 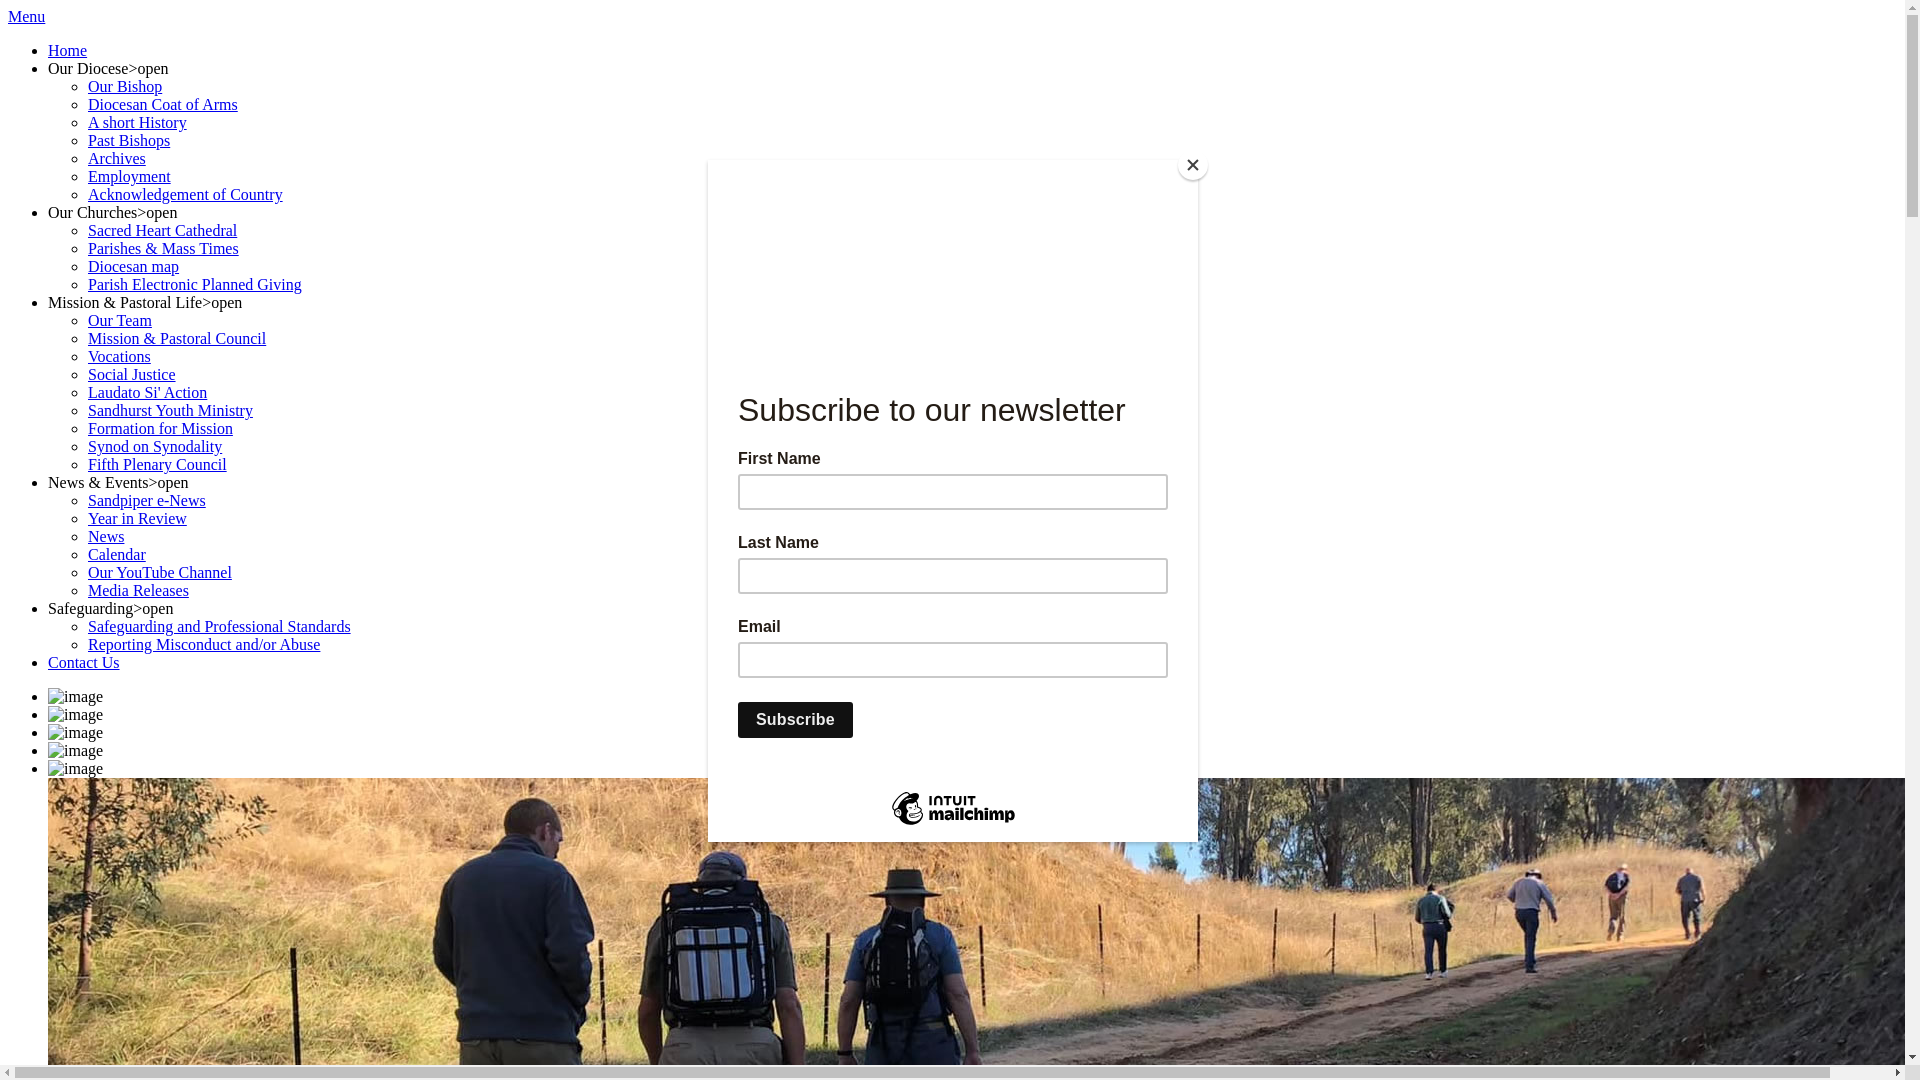 What do you see at coordinates (136, 122) in the screenshot?
I see `'A short History'` at bounding box center [136, 122].